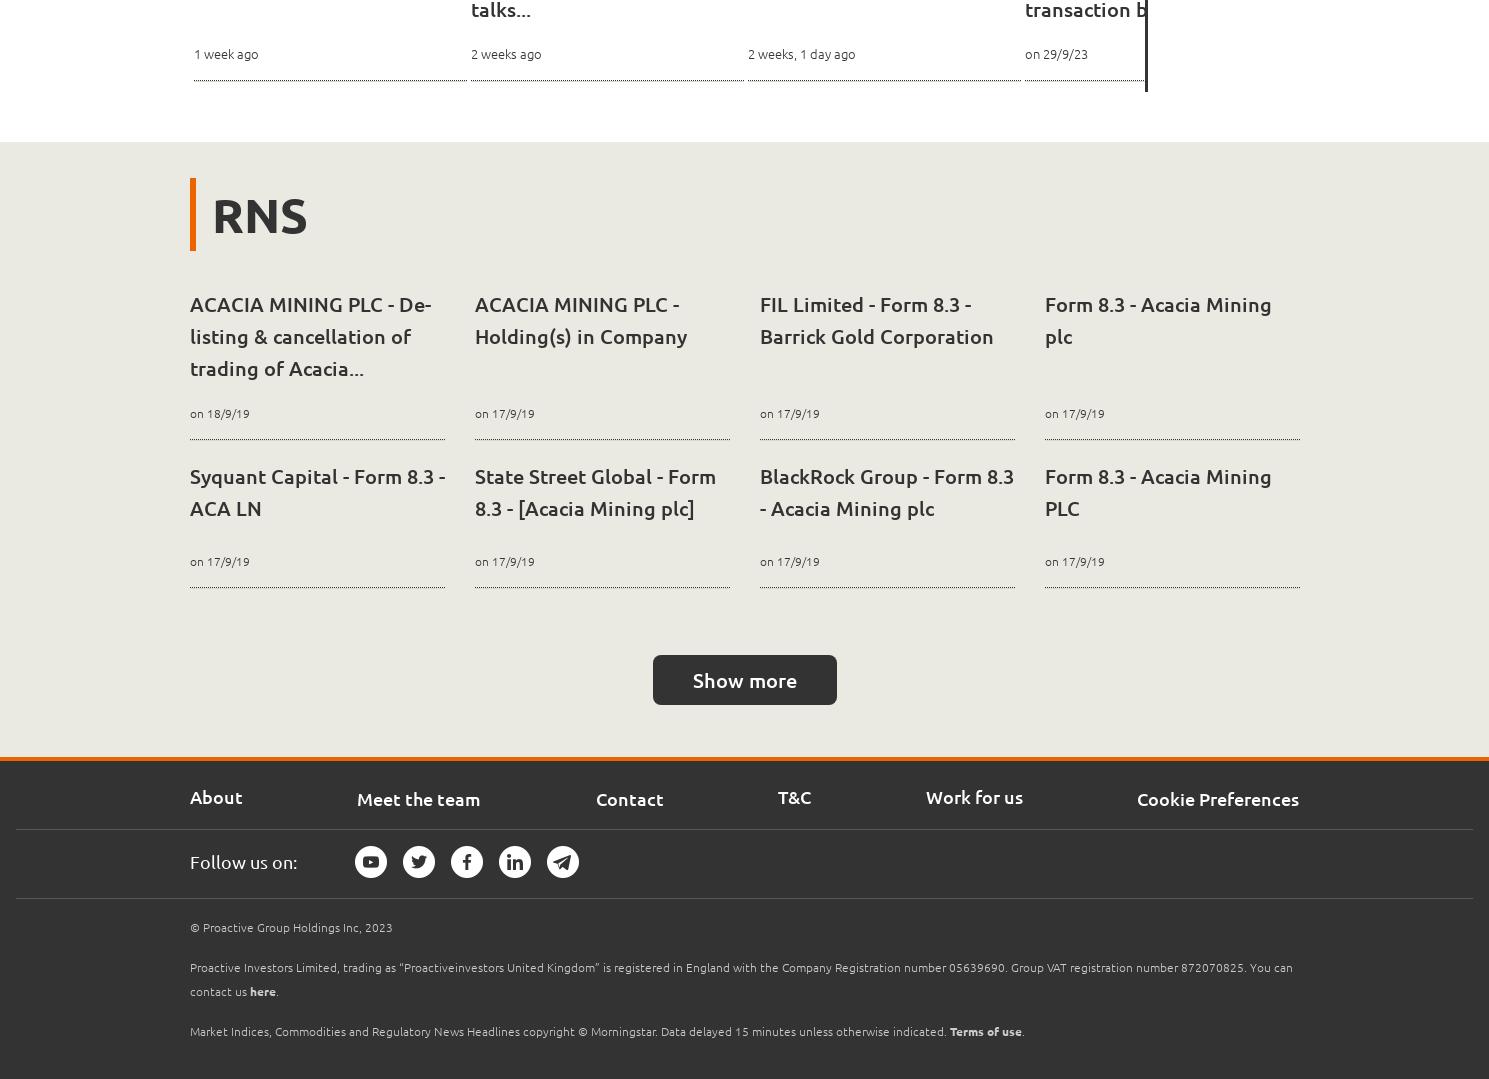 This screenshot has height=1079, width=1489. What do you see at coordinates (594, 491) in the screenshot?
I see `'State Street Global - Form 8.3 - [Acacia Mining plc]'` at bounding box center [594, 491].